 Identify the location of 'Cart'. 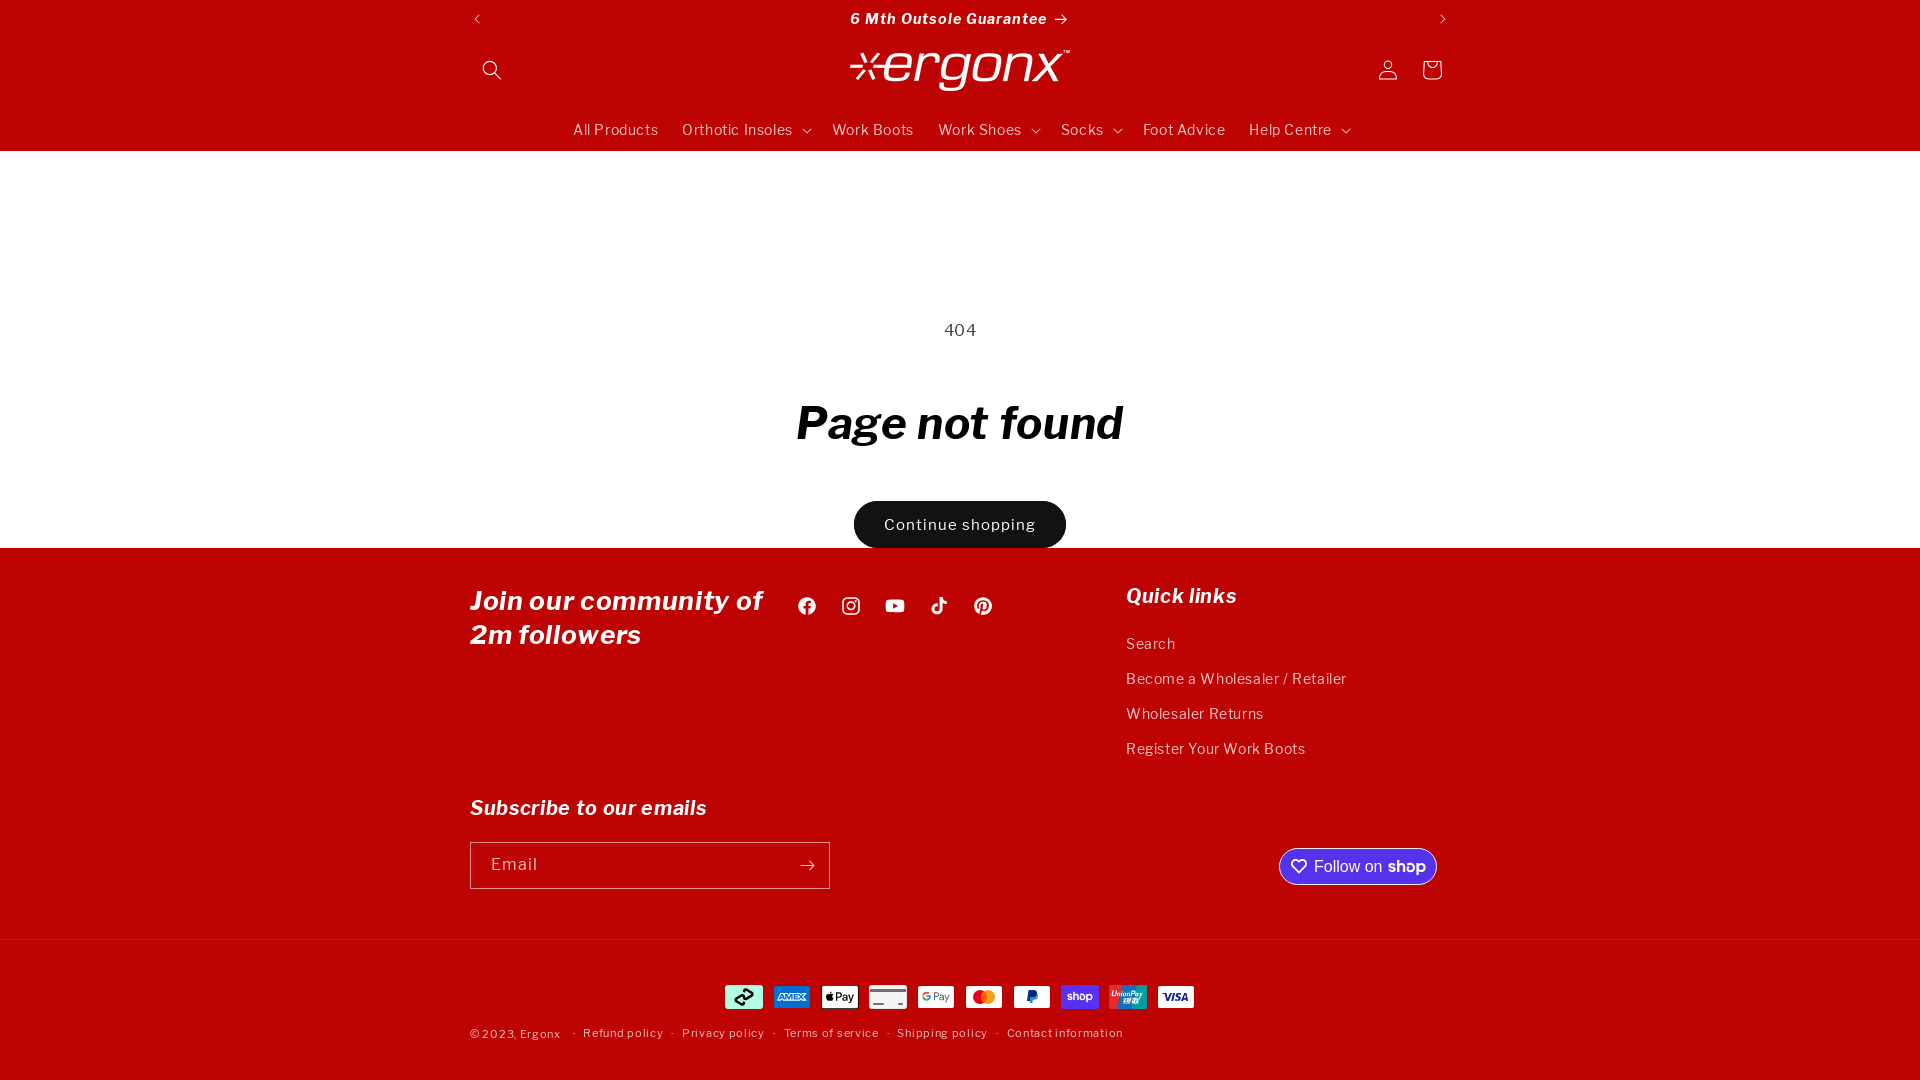
(1409, 68).